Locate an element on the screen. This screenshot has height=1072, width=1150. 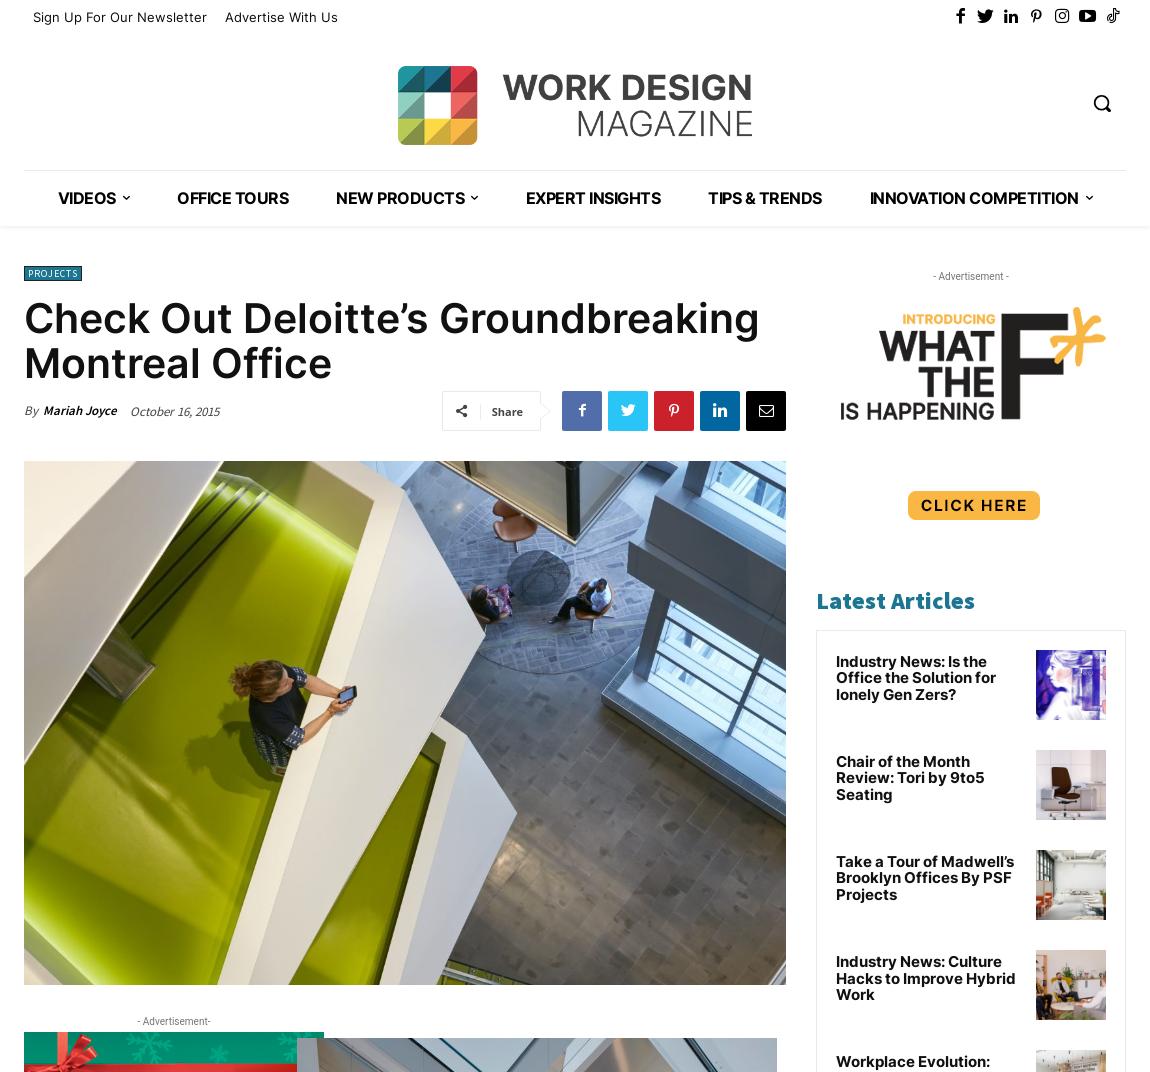
'October 16, 2015' is located at coordinates (173, 409).